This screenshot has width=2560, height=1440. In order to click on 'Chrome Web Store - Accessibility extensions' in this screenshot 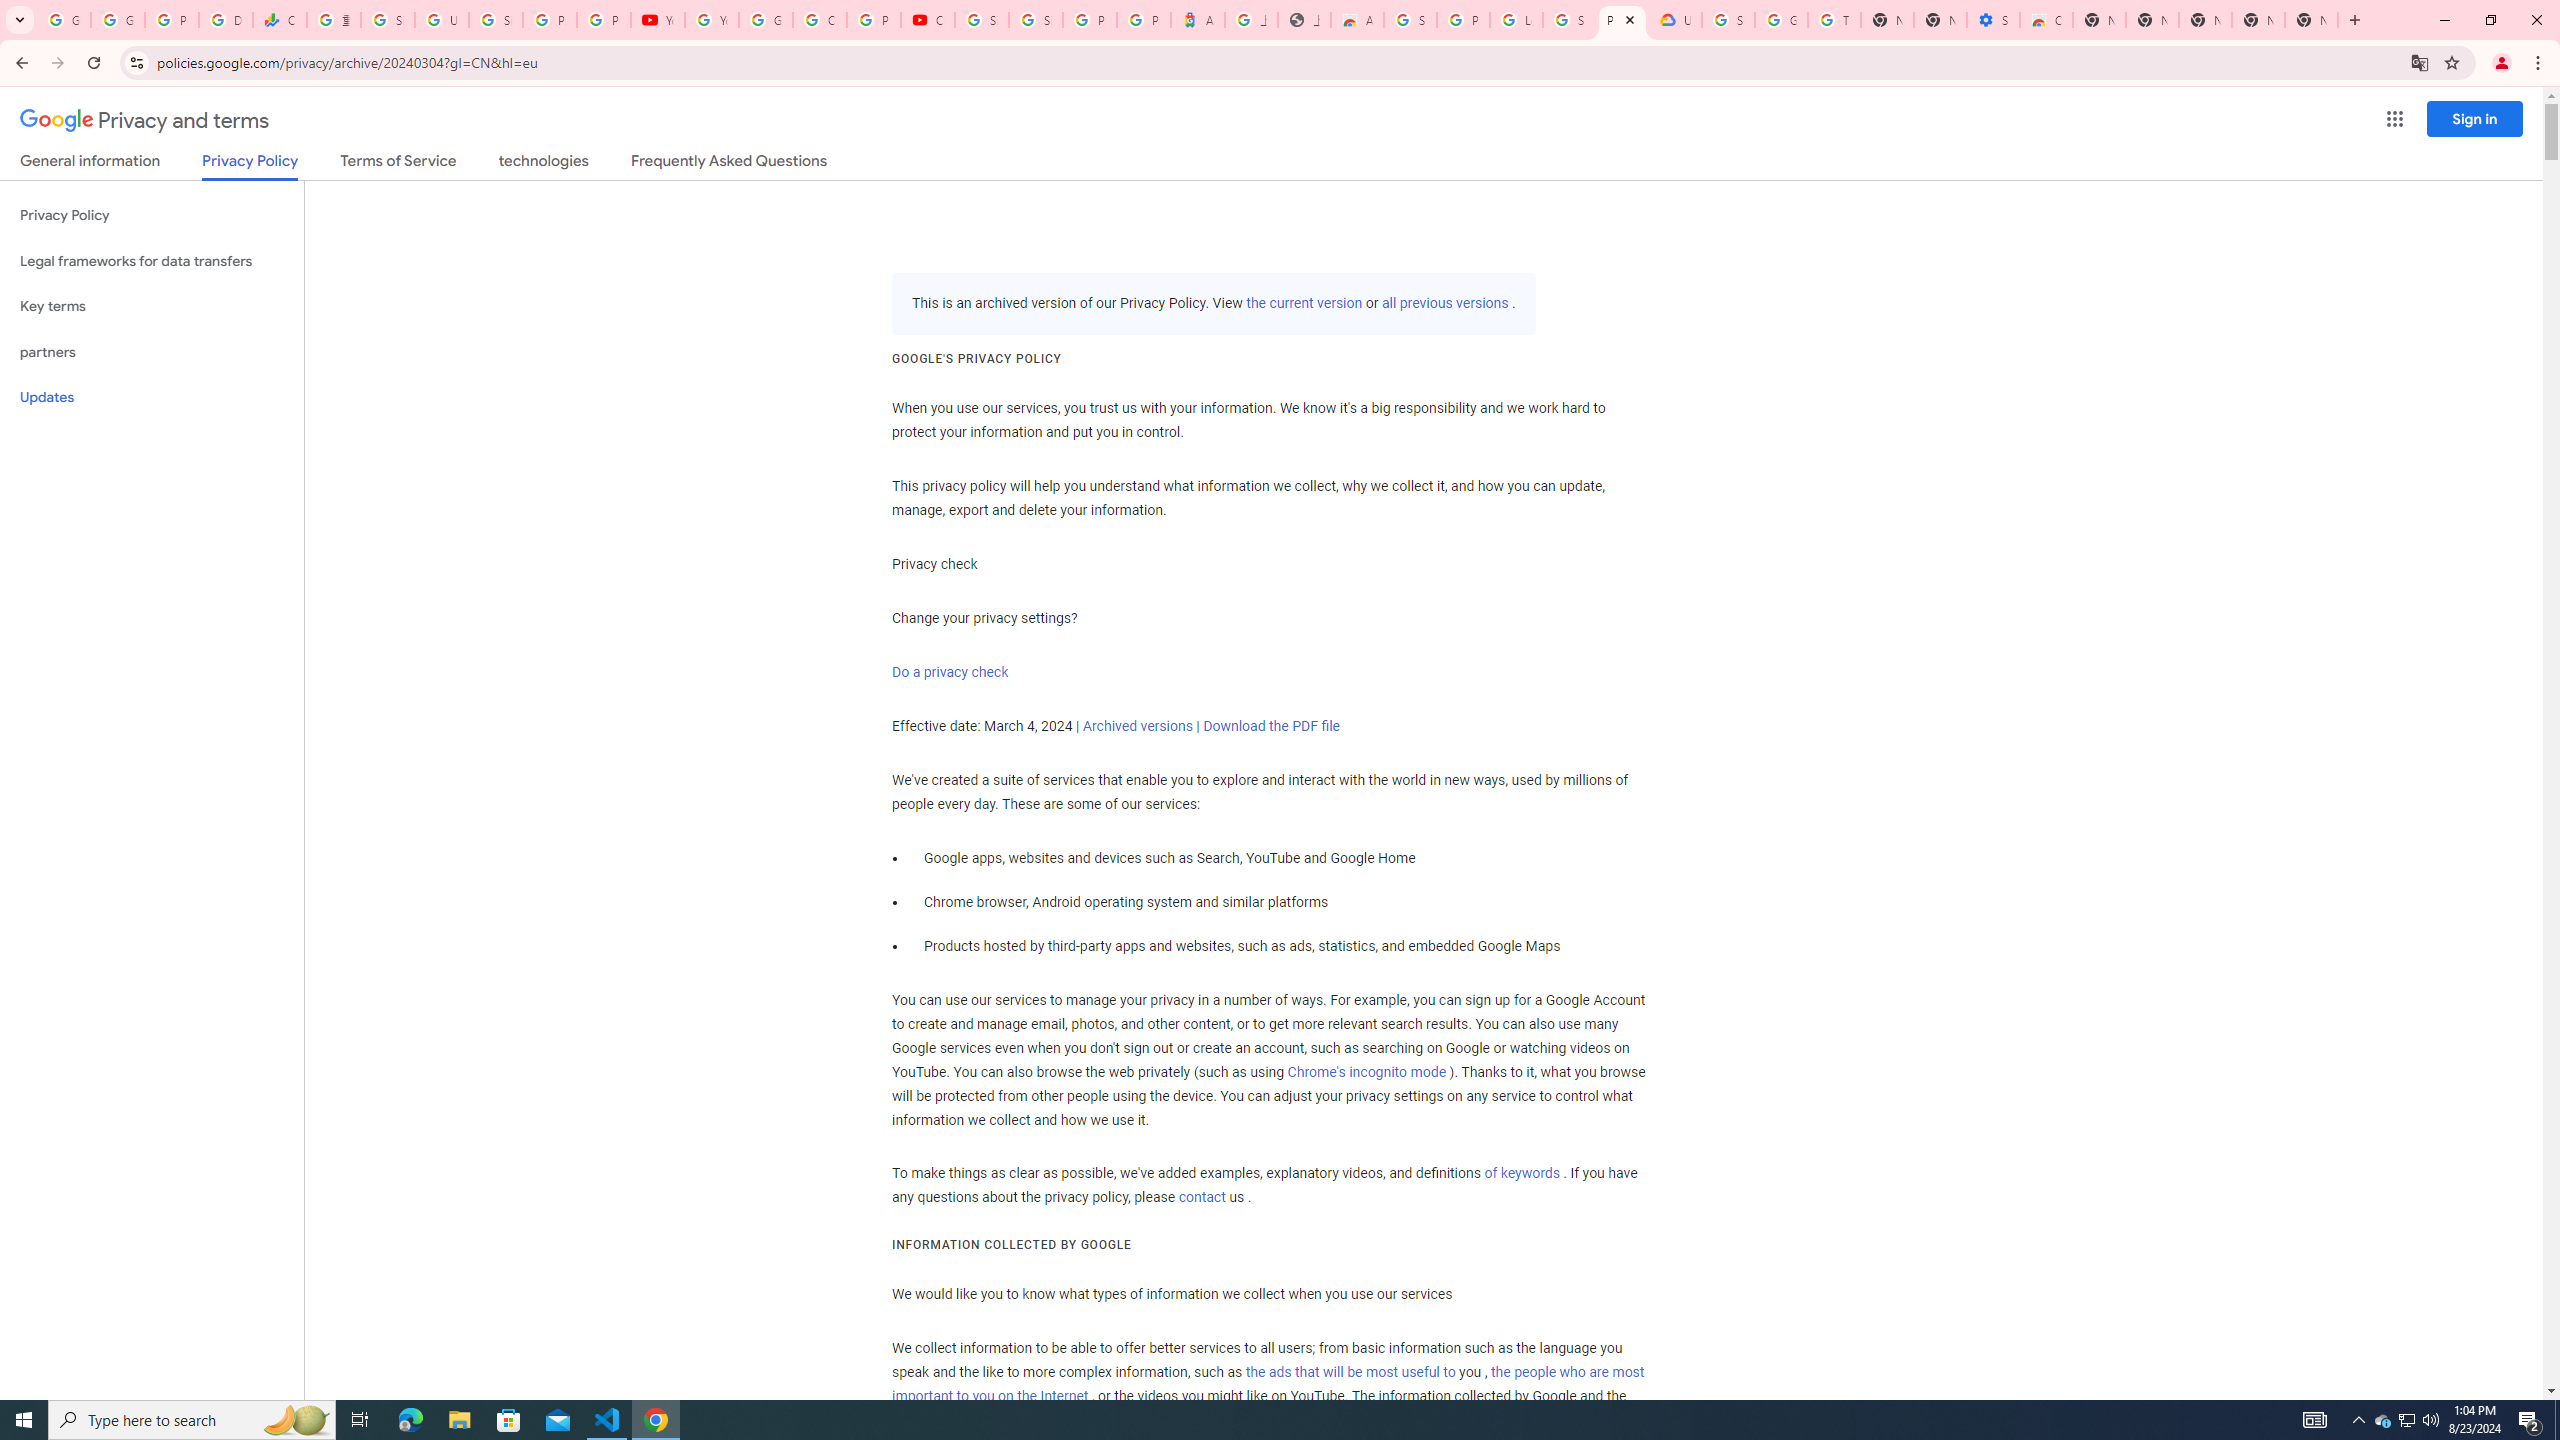, I will do `click(2046, 19)`.